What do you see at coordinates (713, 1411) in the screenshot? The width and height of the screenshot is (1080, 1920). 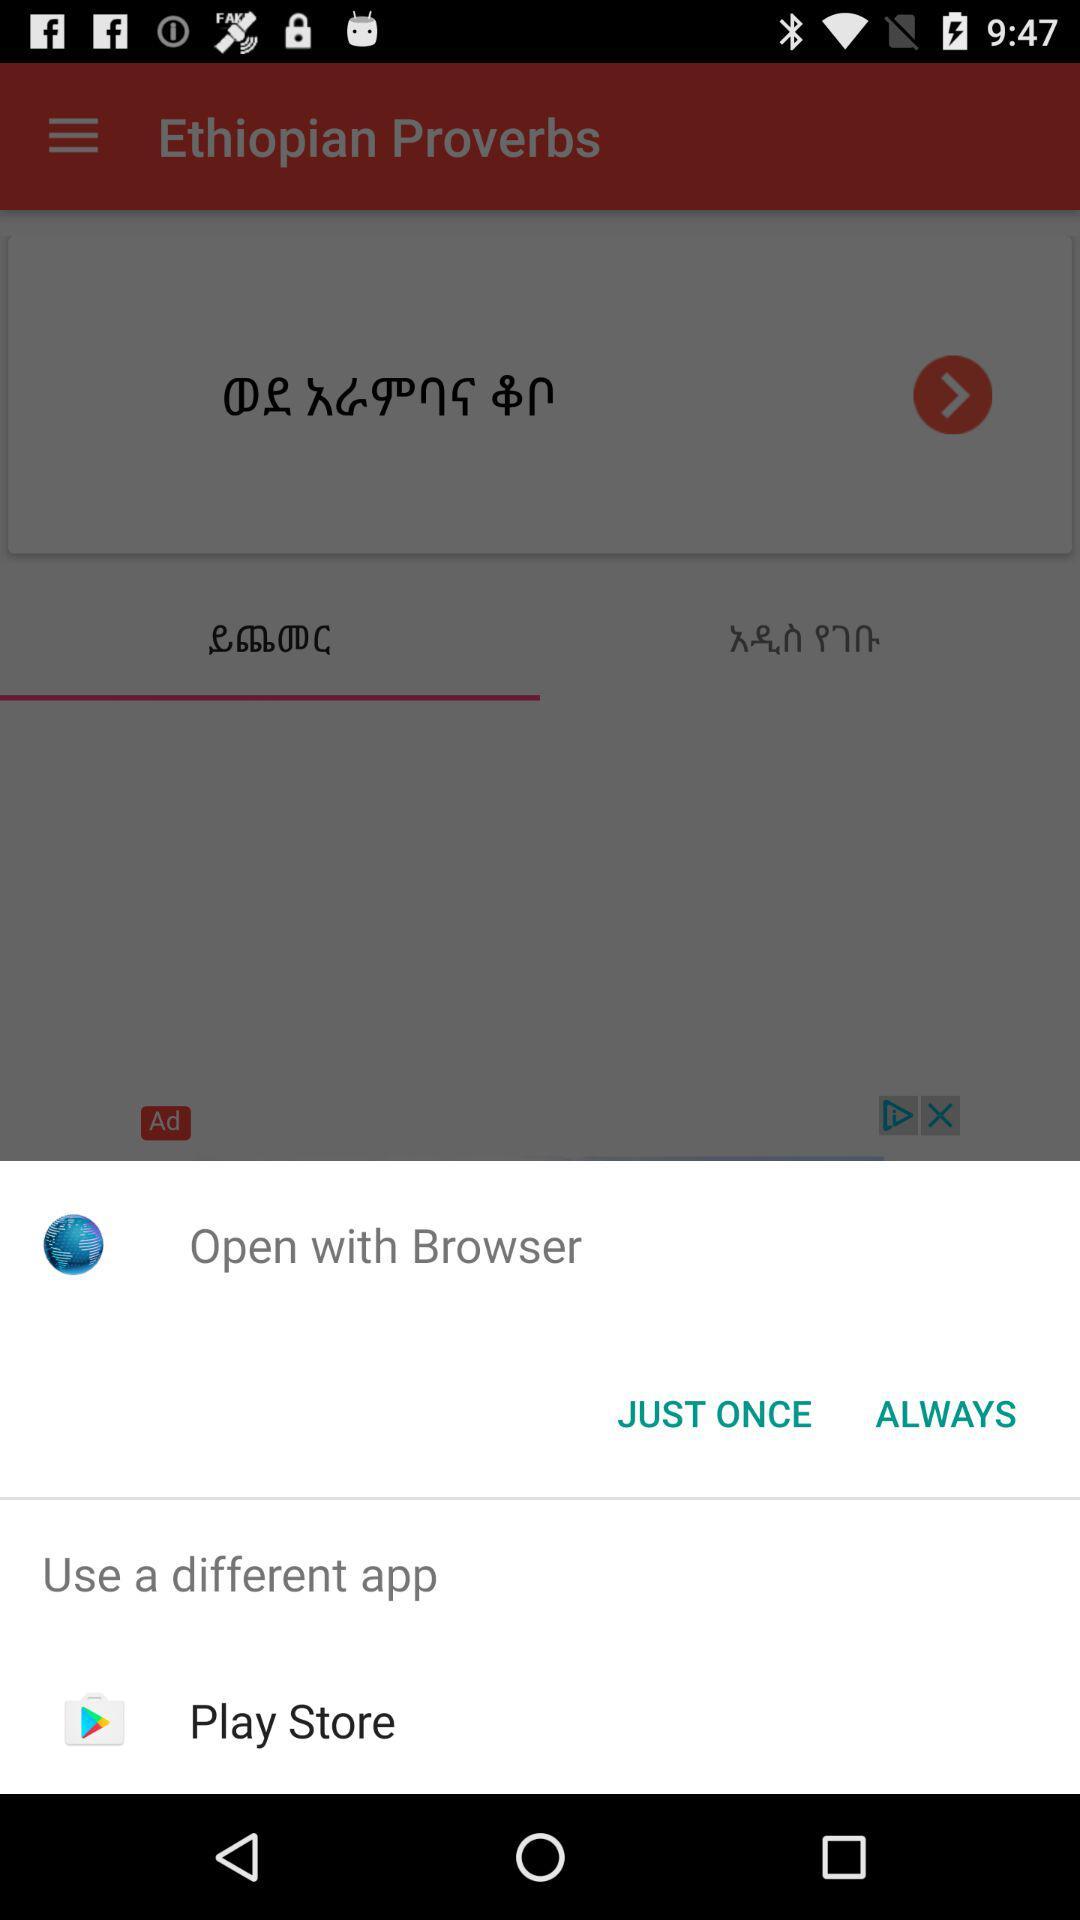 I see `the item to the left of the always item` at bounding box center [713, 1411].